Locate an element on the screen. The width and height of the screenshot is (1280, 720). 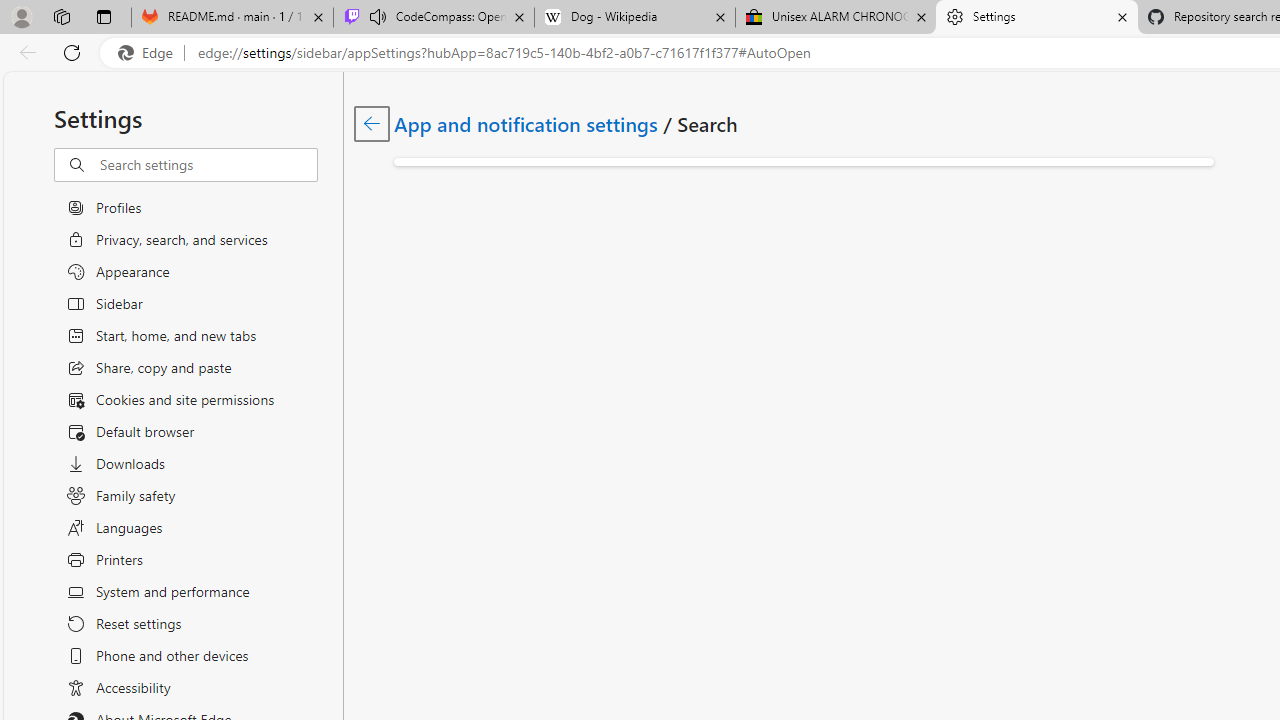
'Go back to App and notification settings page.' is located at coordinates (372, 123).